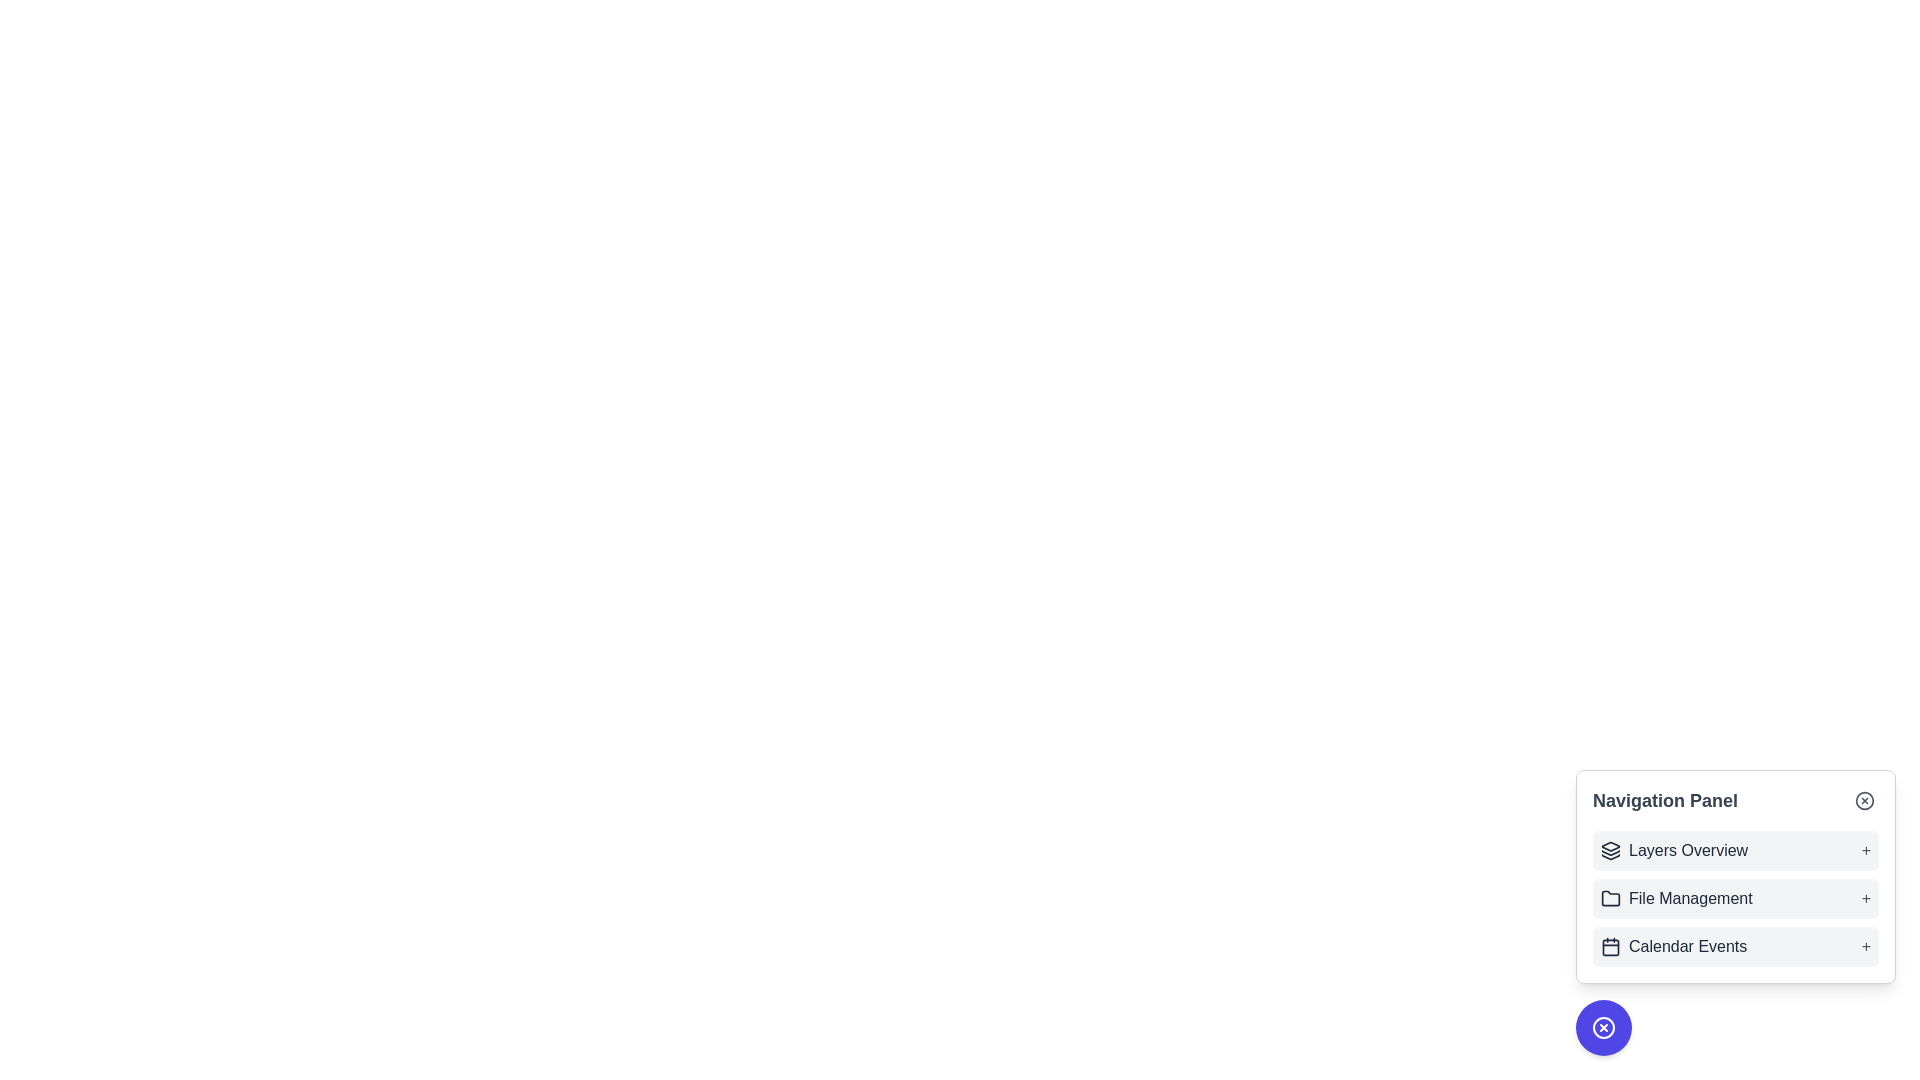 This screenshot has width=1920, height=1080. Describe the element at coordinates (1603, 1028) in the screenshot. I see `the circular indigo-blue button with a white border and an 'X' icon at the center, located at the bottom-right corner beneath the 'Navigation Panel', to observe the tooltip or color change` at that location.